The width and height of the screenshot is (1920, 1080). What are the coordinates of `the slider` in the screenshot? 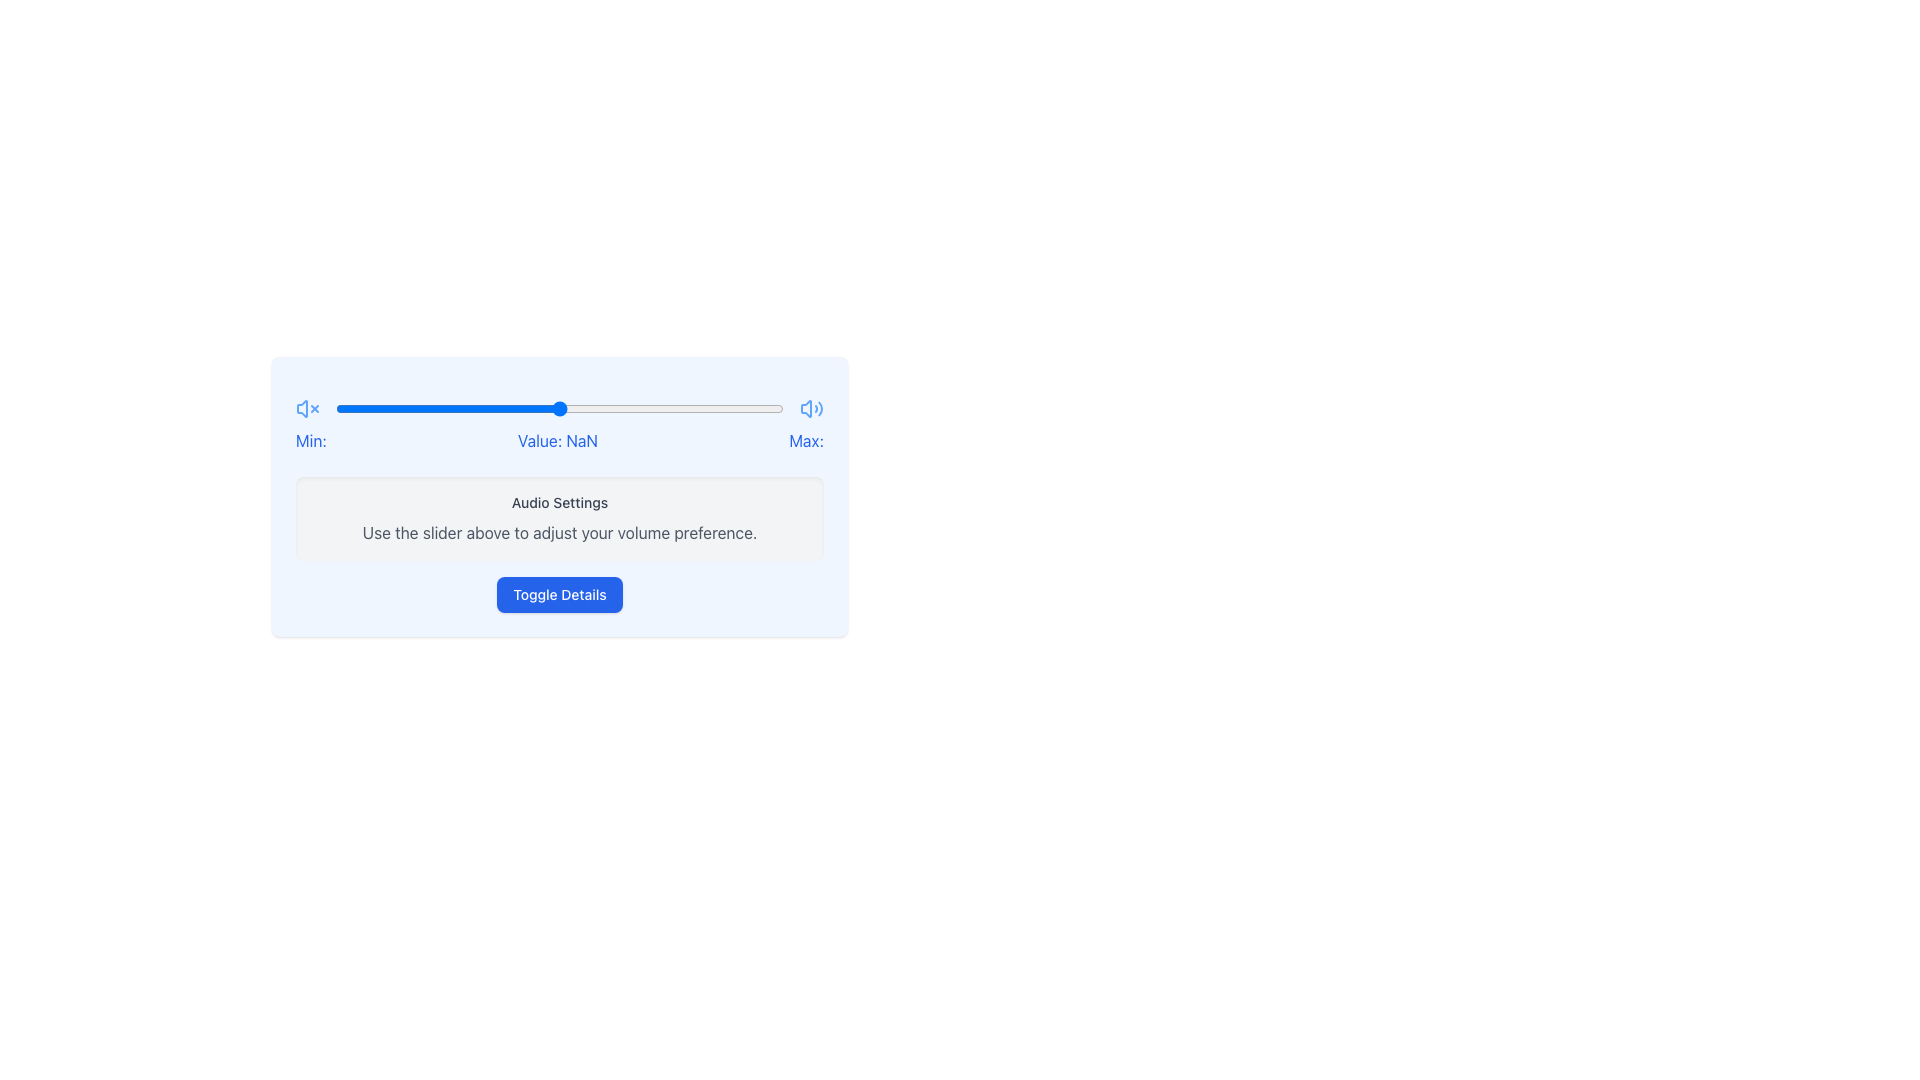 It's located at (551, 407).